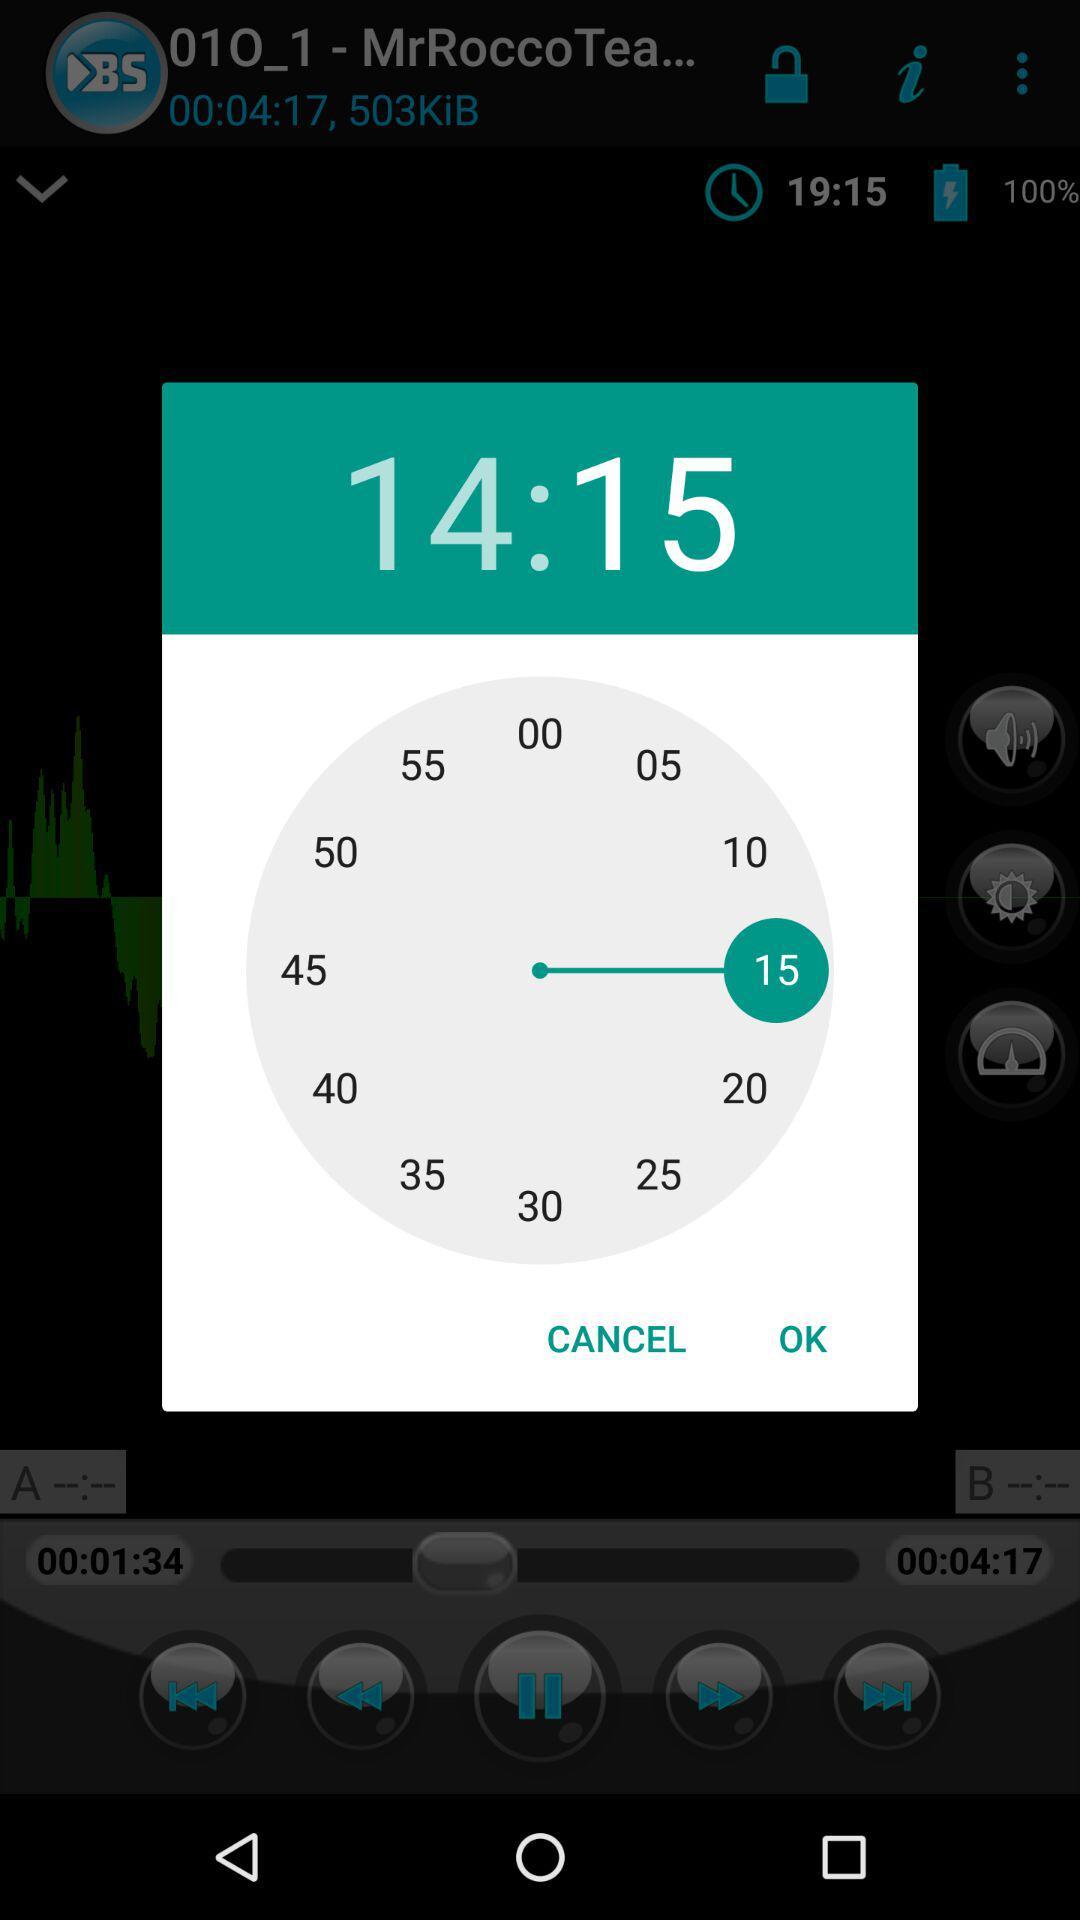 The height and width of the screenshot is (1920, 1080). Describe the element at coordinates (652, 508) in the screenshot. I see `the item to the right of the :` at that location.